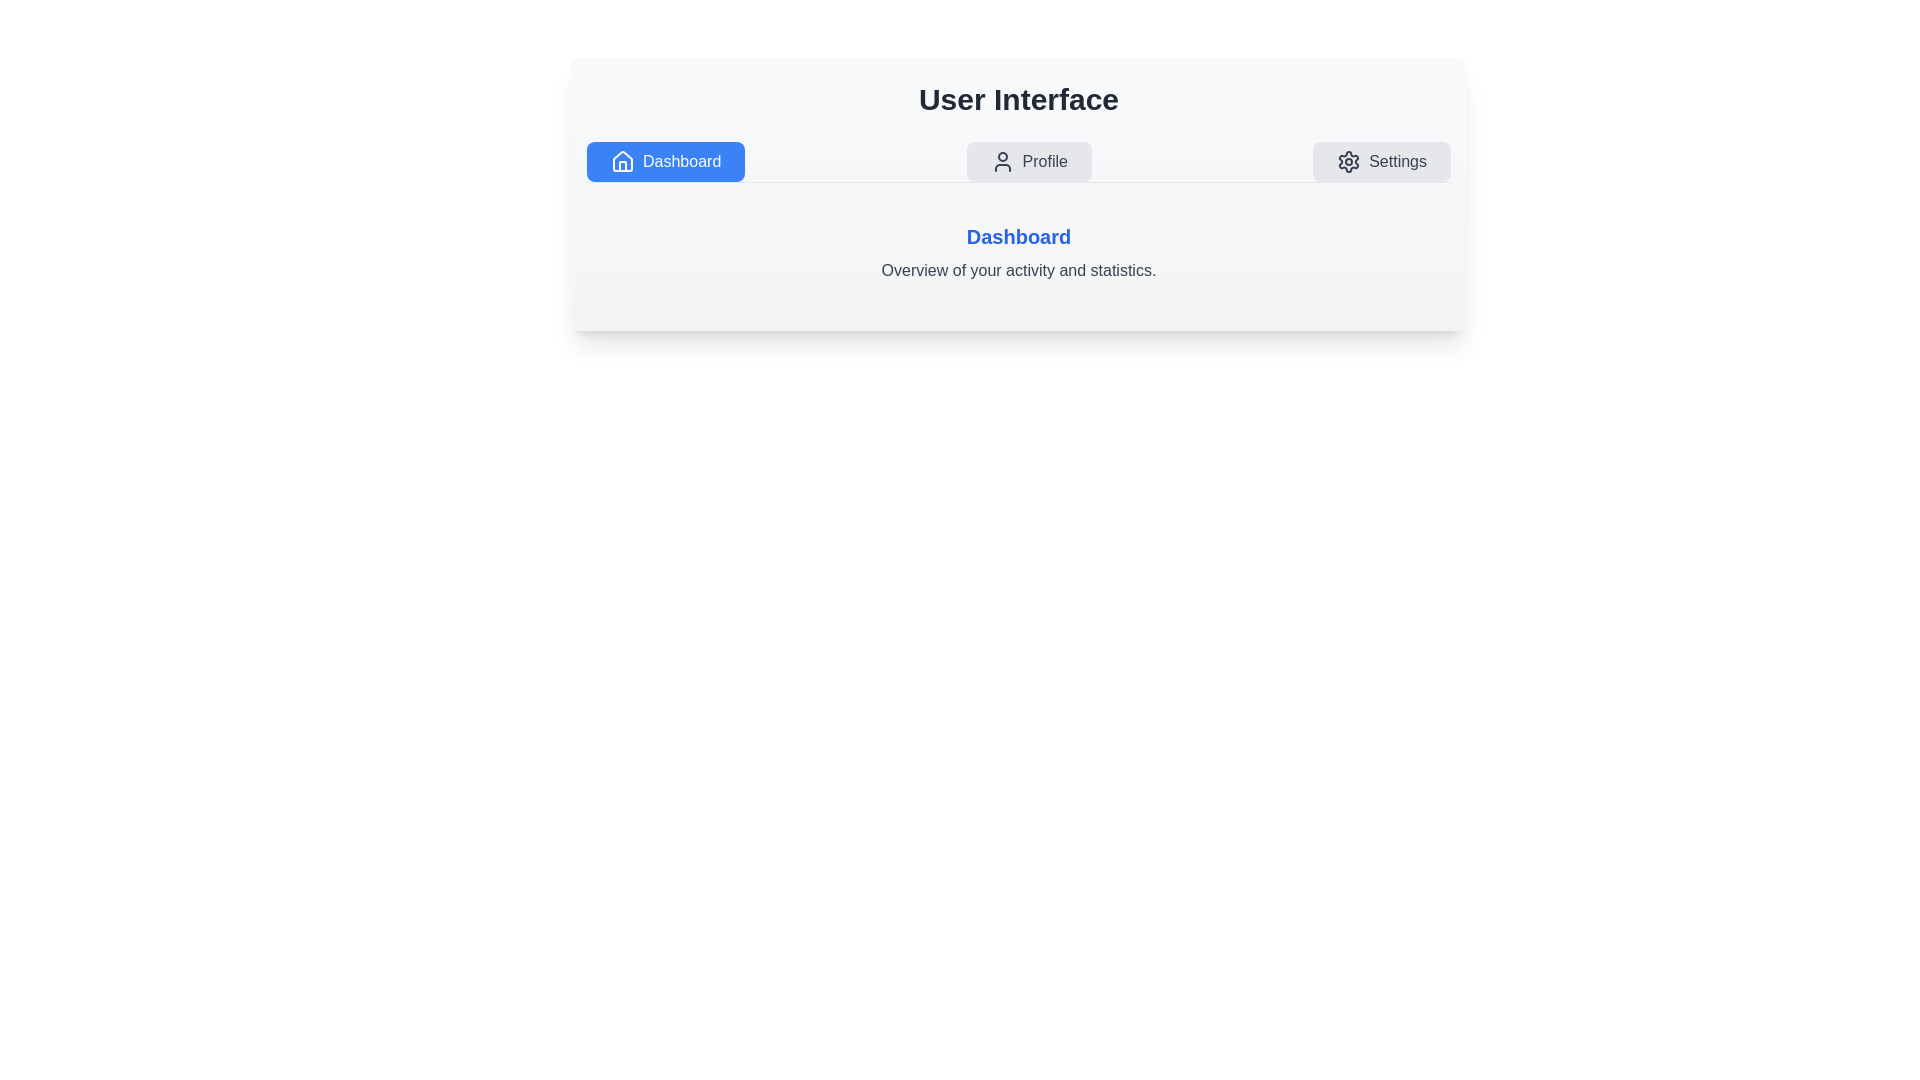  What do you see at coordinates (1381, 161) in the screenshot?
I see `the tab button labeled Settings` at bounding box center [1381, 161].